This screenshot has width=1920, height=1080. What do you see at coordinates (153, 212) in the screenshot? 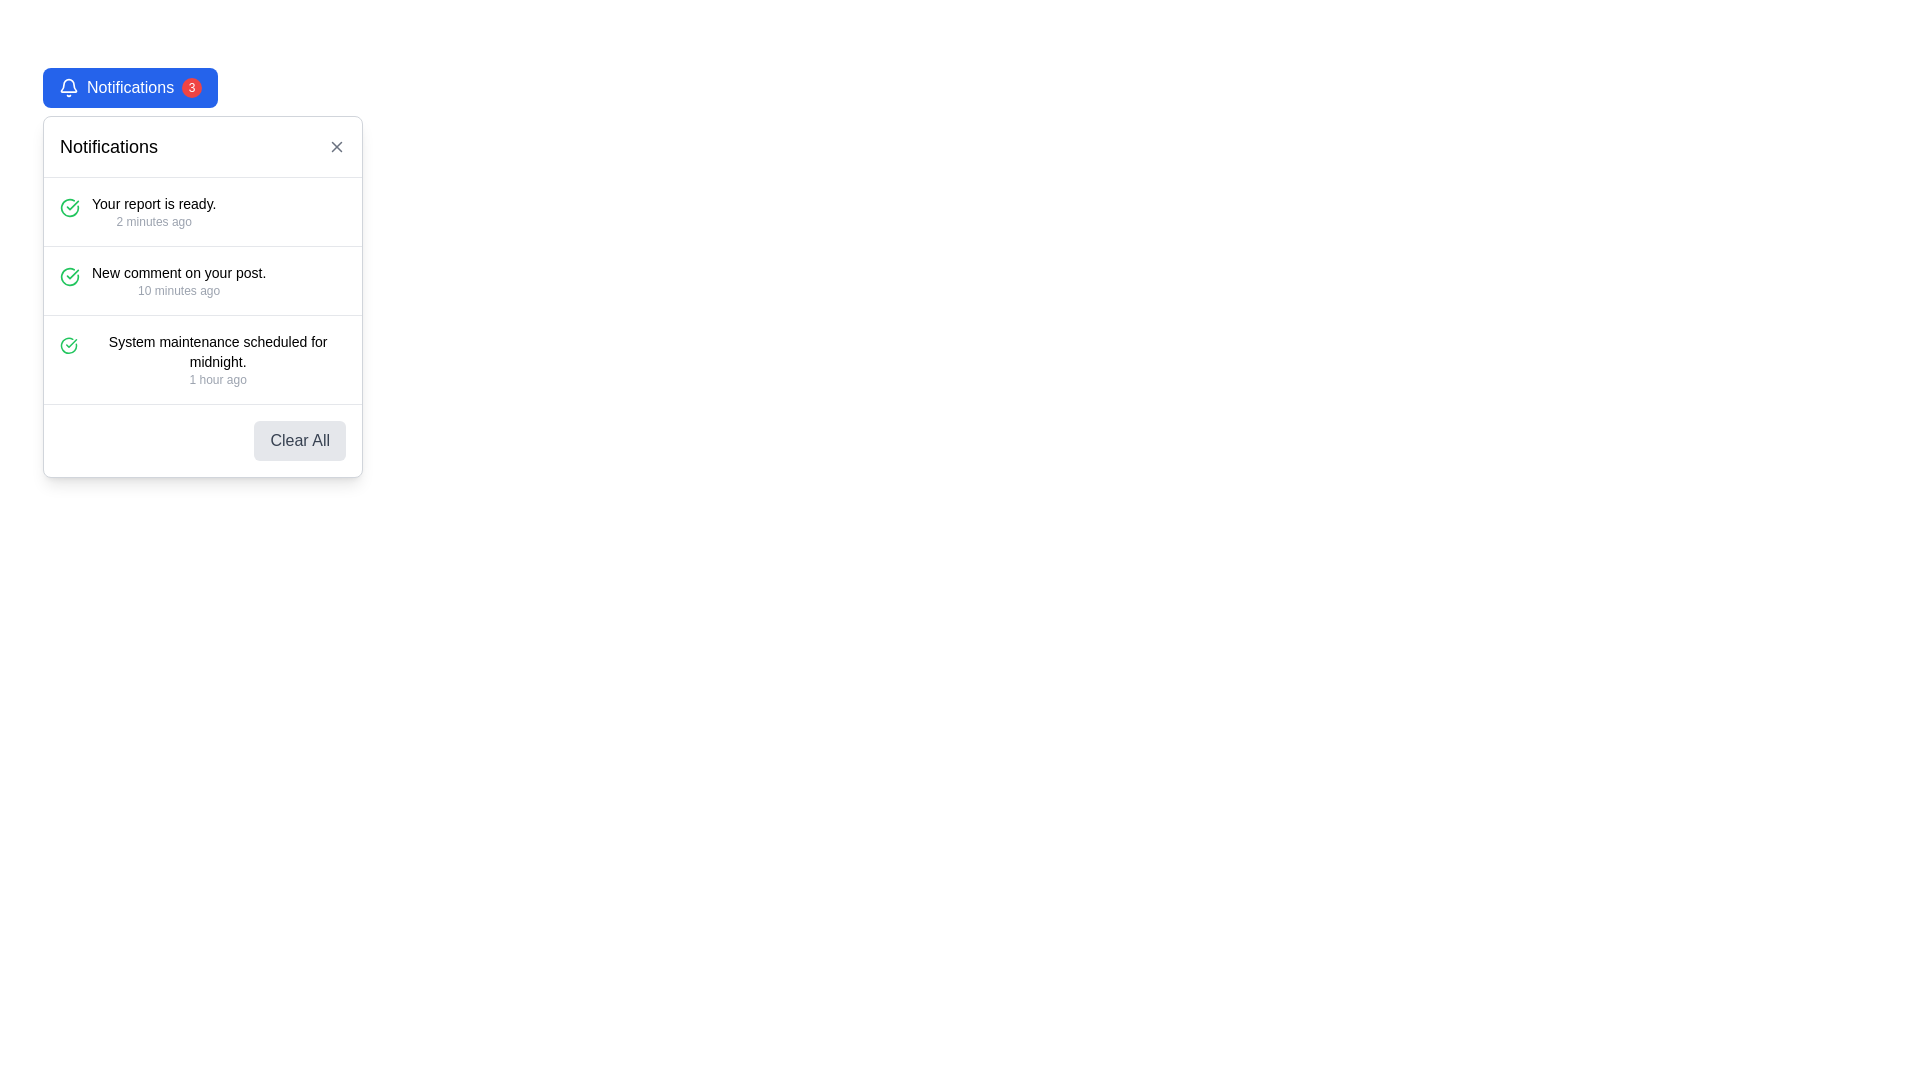
I see `the notification item that displays 'Your report is ready.' in bold and '2 minutes ago.' in gray, located below a green check icon` at bounding box center [153, 212].